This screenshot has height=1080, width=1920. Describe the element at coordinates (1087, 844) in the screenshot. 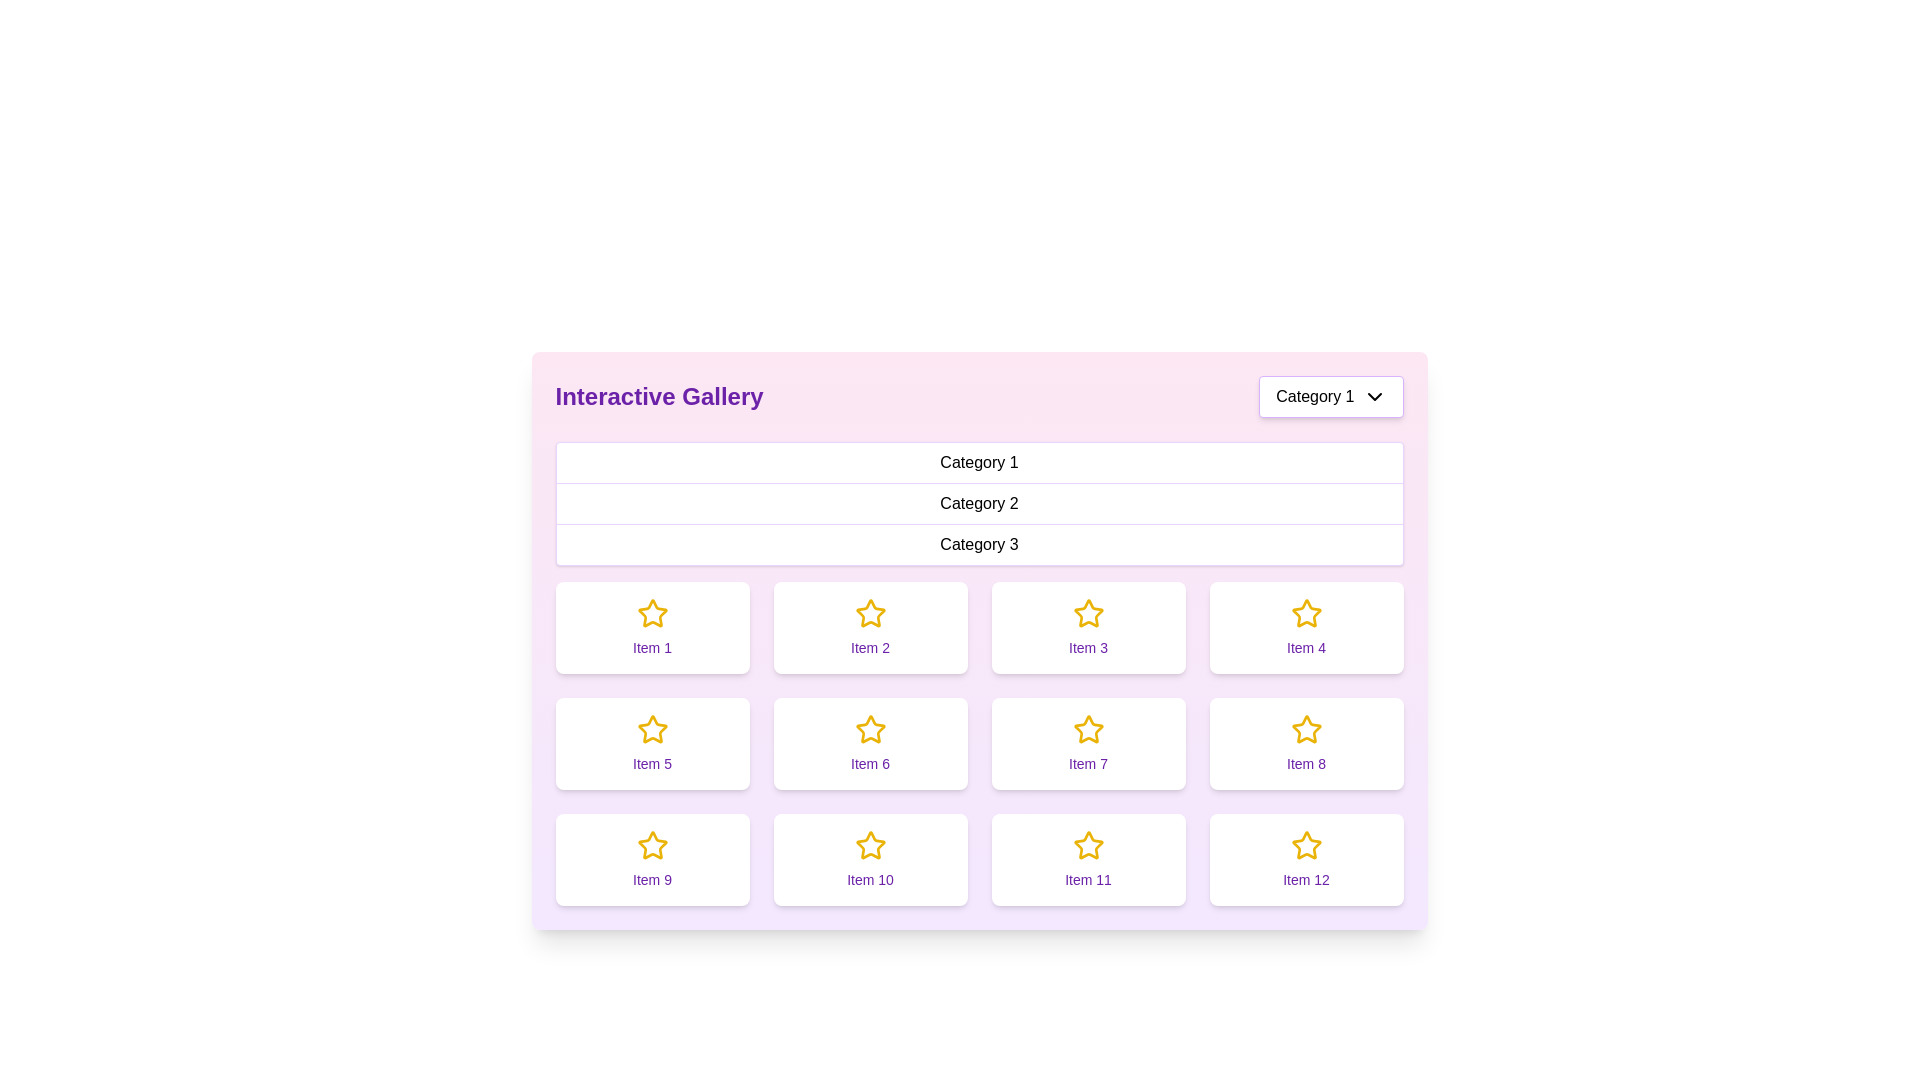

I see `the star-shaped icon with a yellow outline associated with 'Item 11' to rate or select the item` at that location.